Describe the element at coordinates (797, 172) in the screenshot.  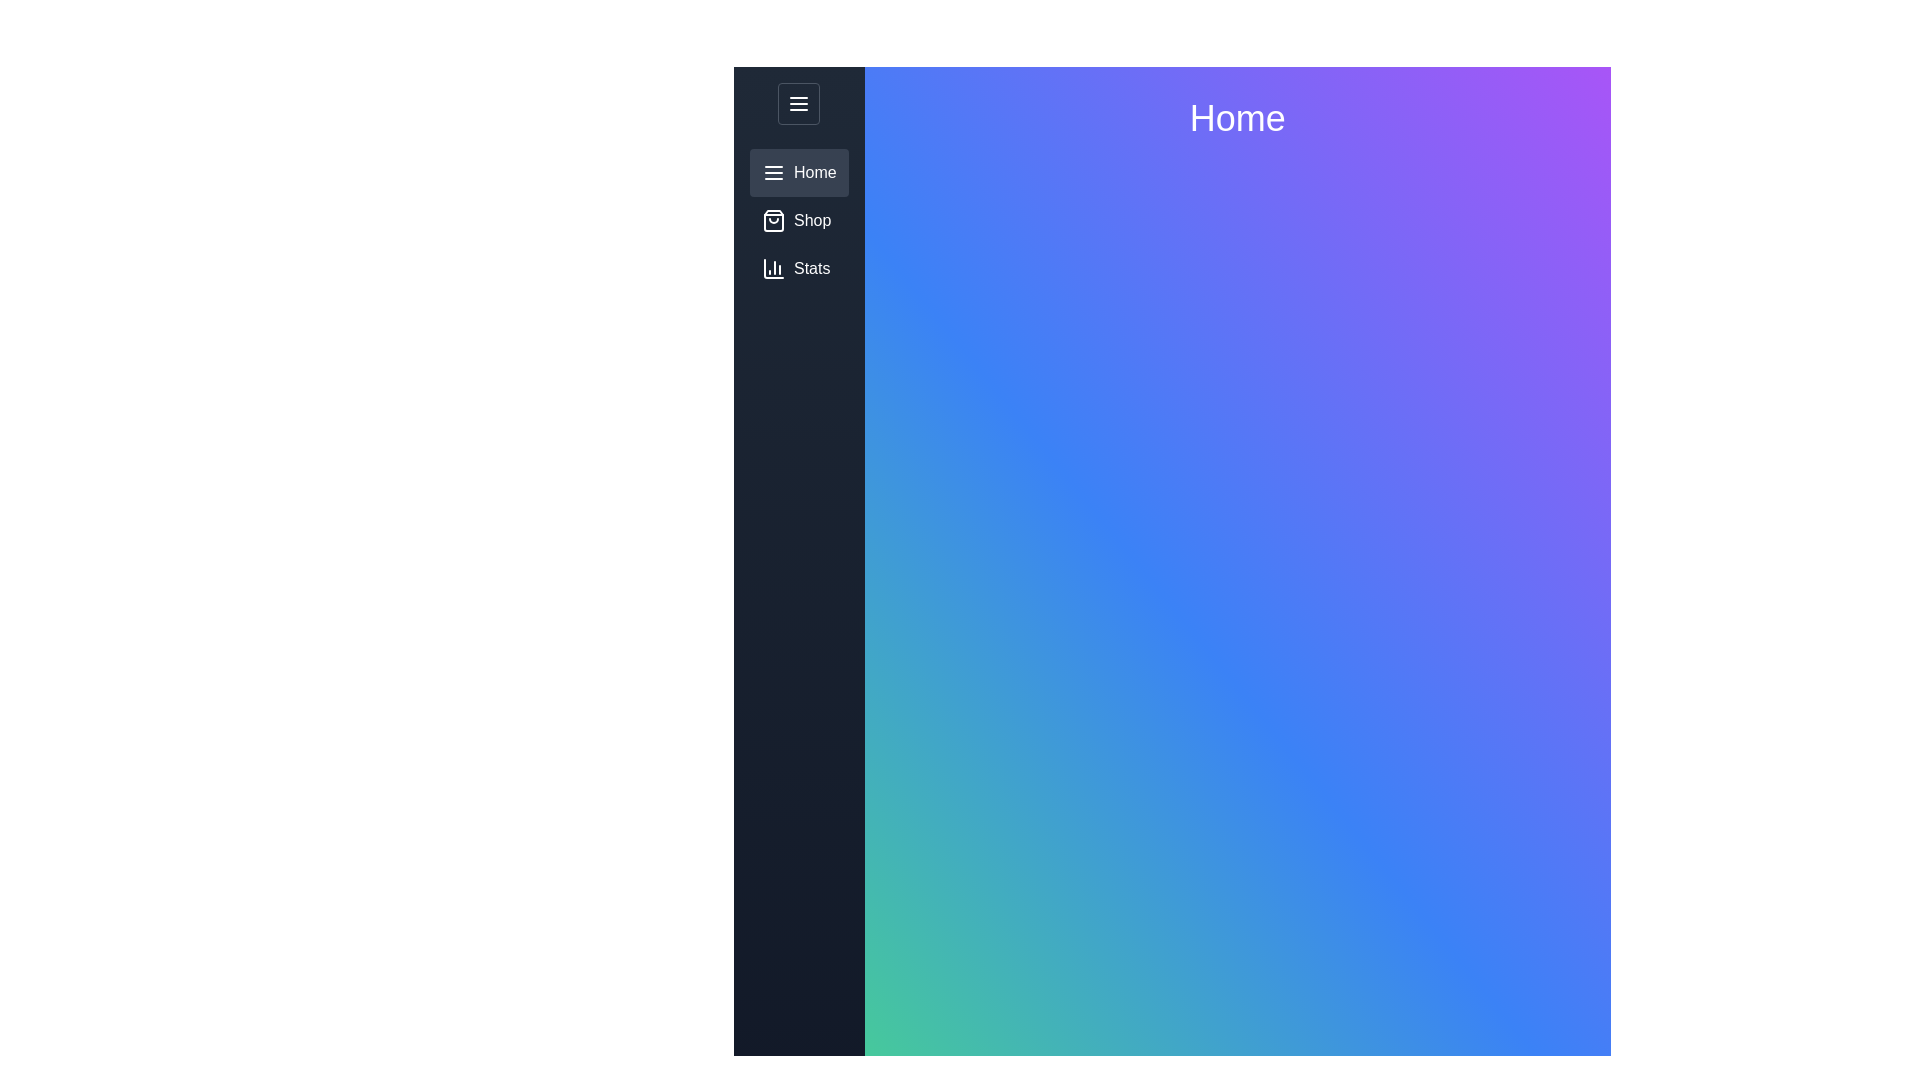
I see `the menu item 'Home' by clicking on its respective option` at that location.